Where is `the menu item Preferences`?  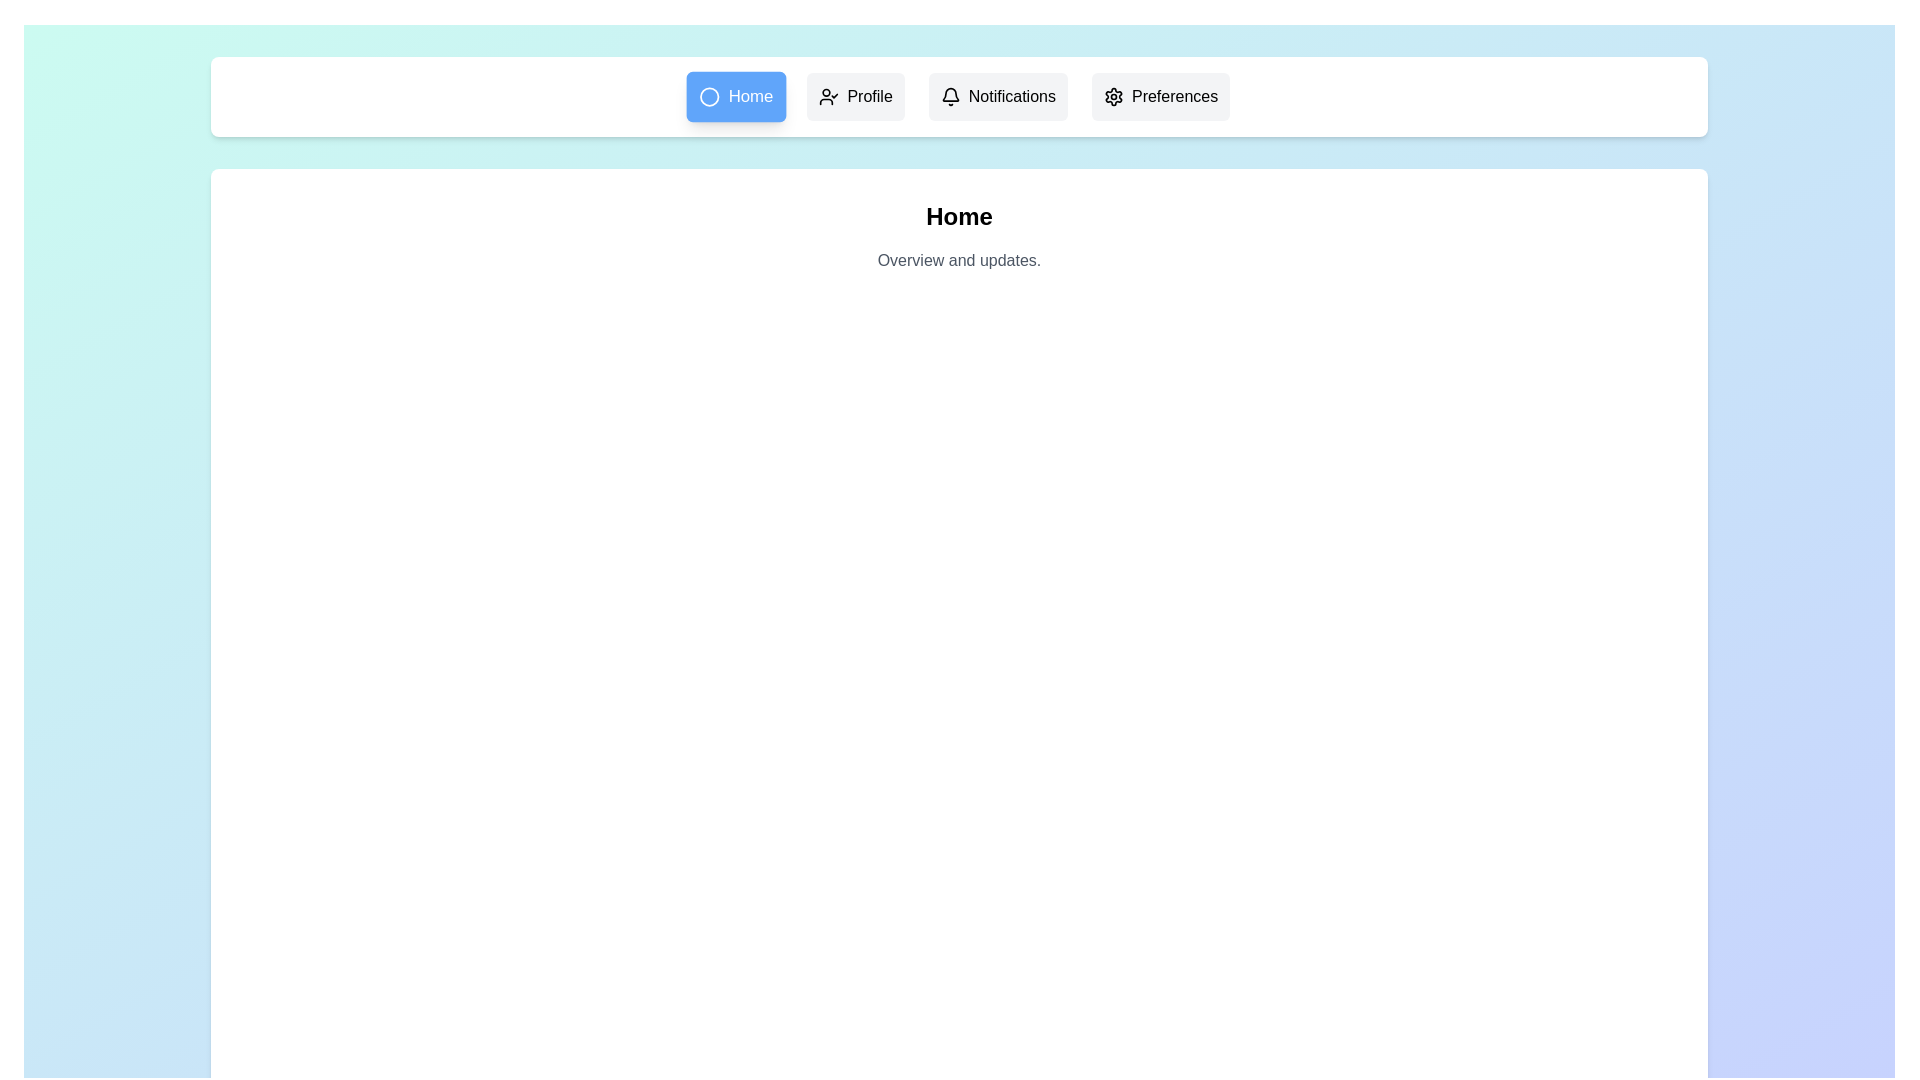 the menu item Preferences is located at coordinates (1161, 96).